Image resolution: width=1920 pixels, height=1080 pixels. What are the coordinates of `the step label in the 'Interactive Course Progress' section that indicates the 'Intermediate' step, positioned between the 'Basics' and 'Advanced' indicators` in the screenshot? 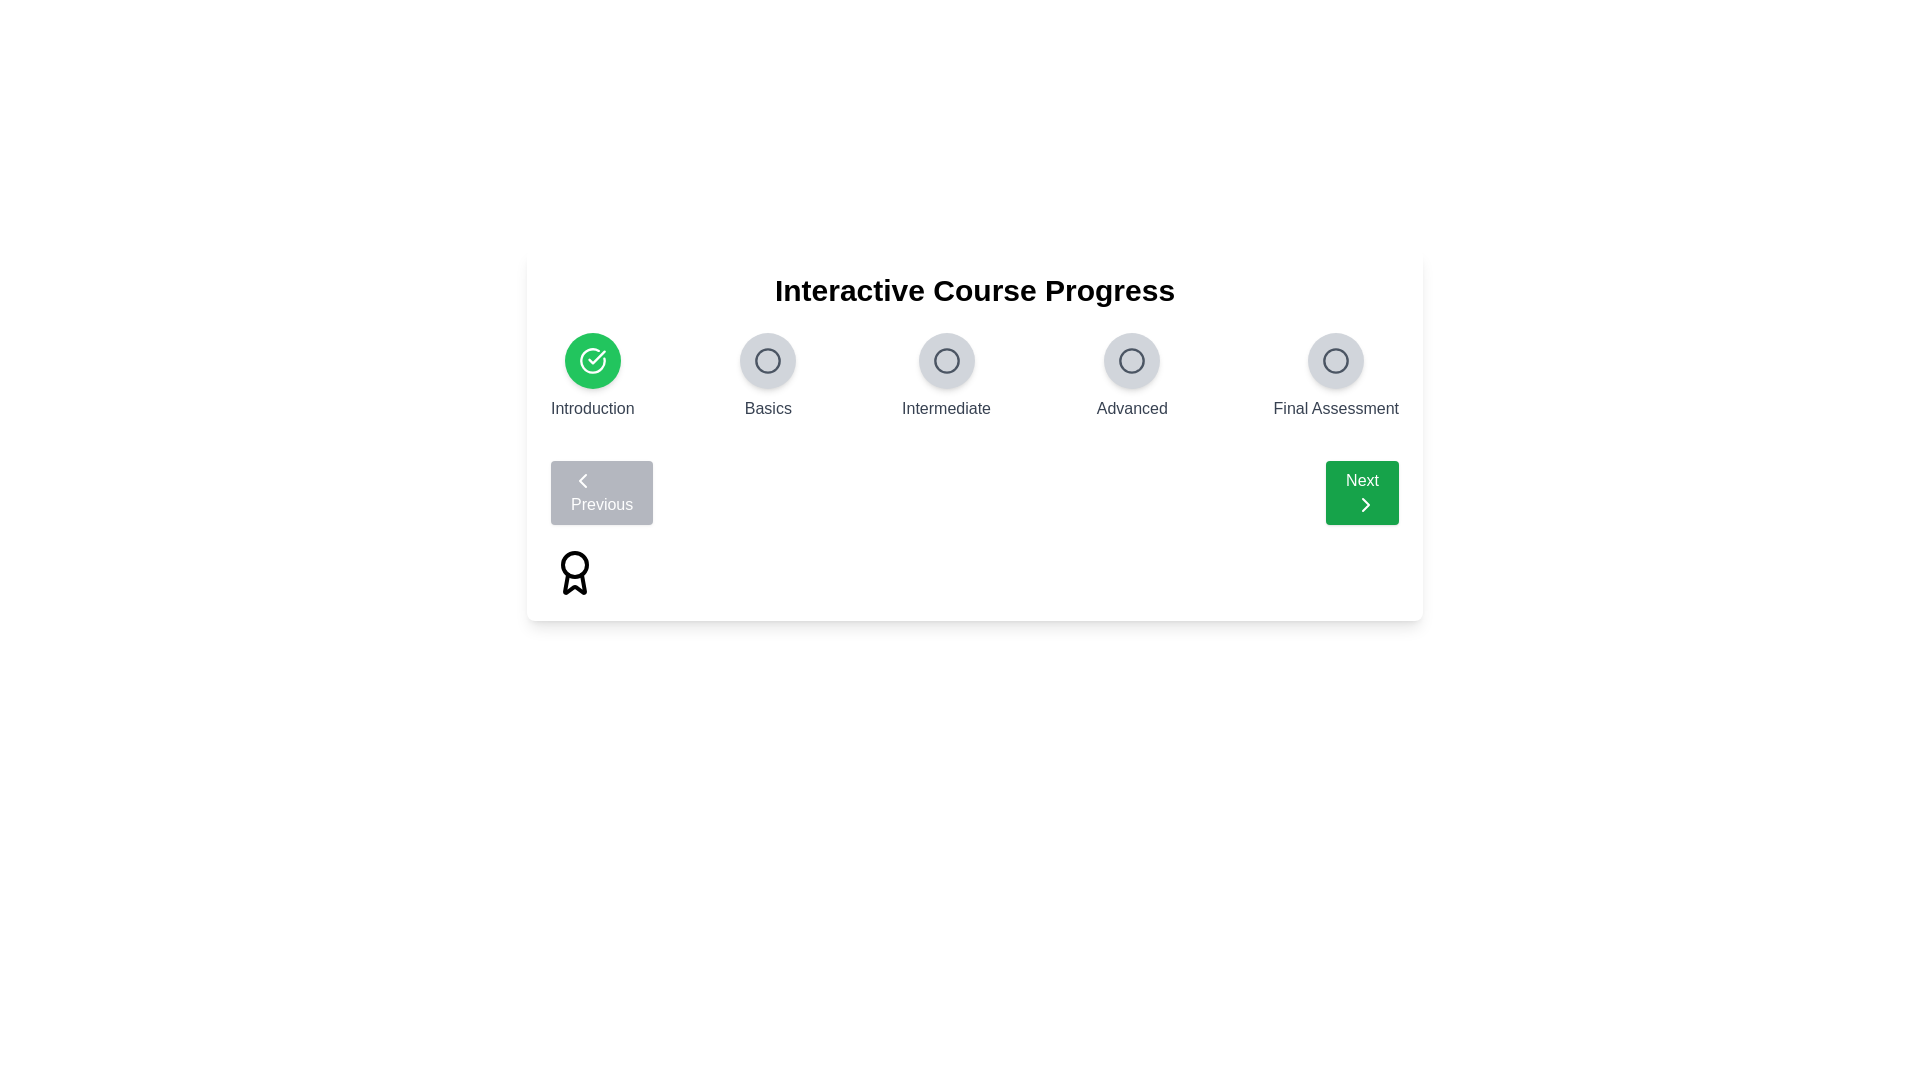 It's located at (945, 407).